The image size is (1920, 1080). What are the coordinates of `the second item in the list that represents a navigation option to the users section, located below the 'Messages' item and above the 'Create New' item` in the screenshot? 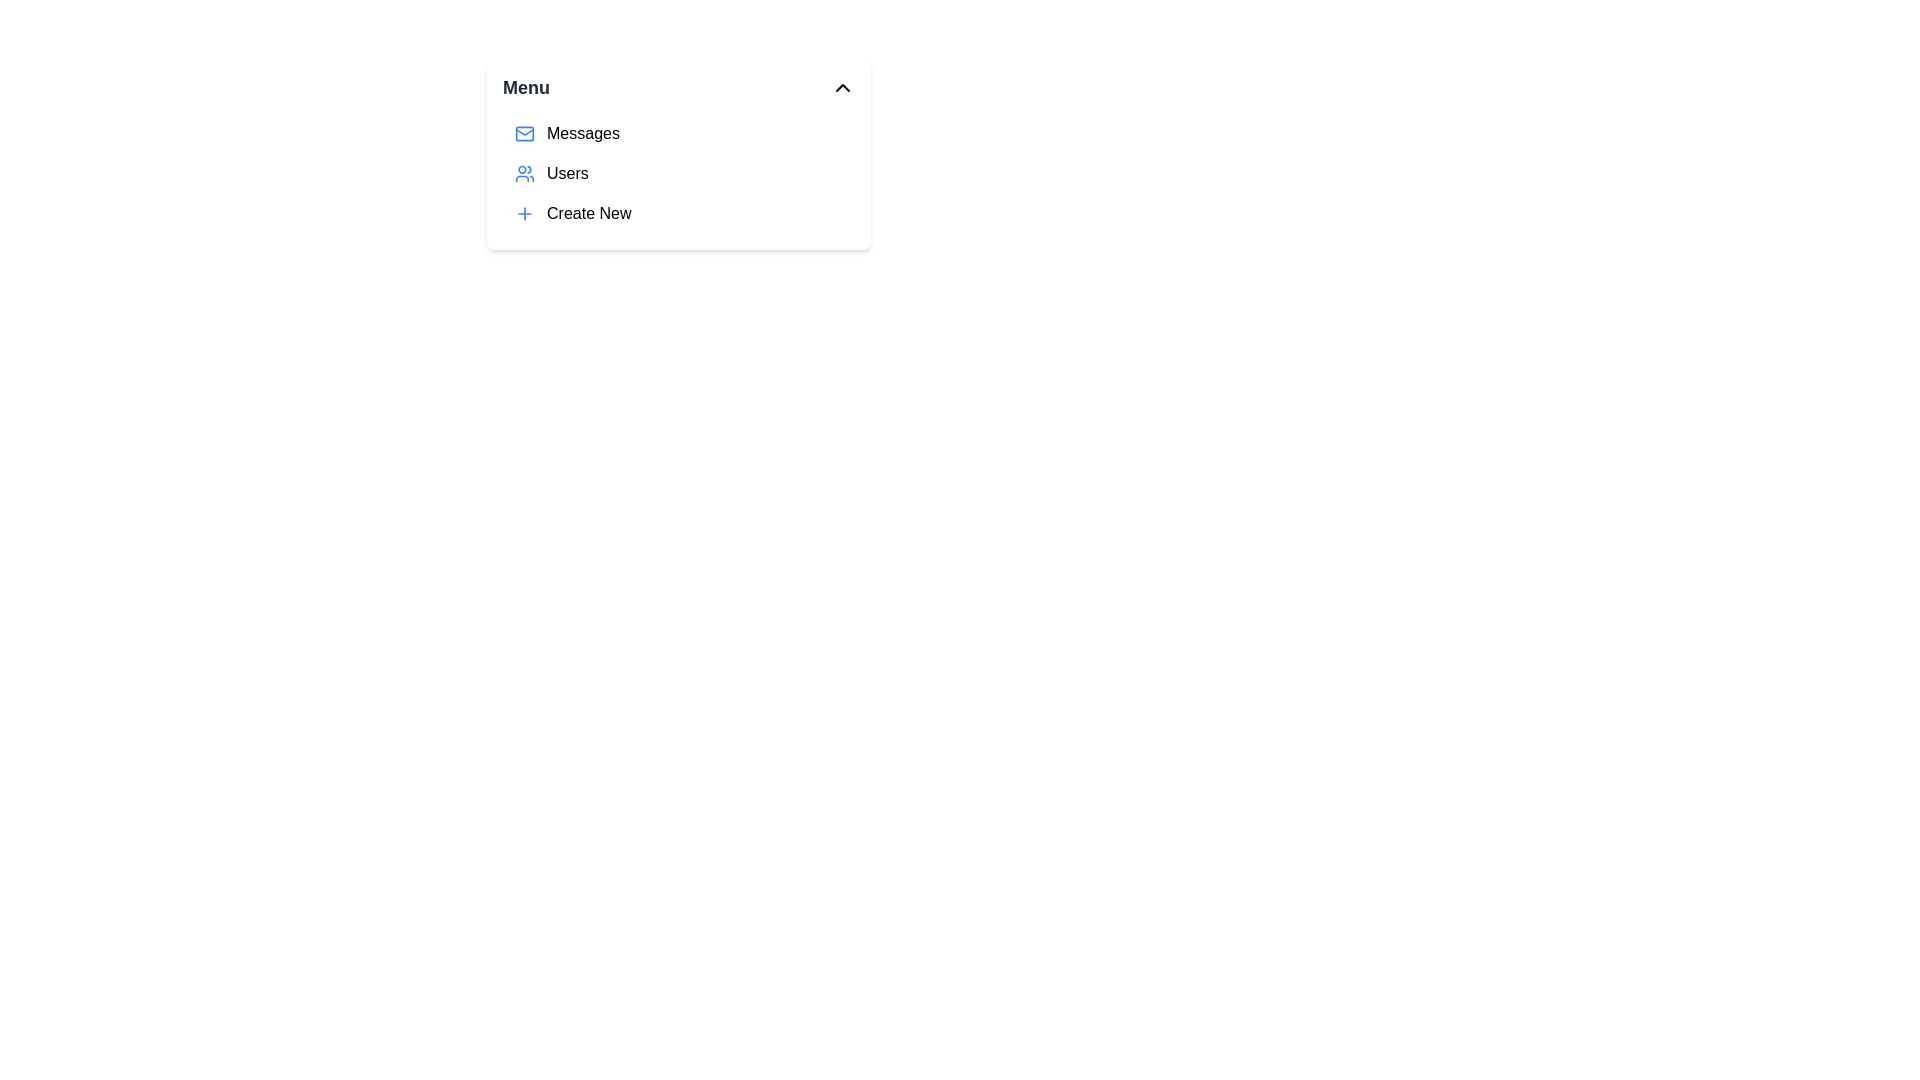 It's located at (678, 172).